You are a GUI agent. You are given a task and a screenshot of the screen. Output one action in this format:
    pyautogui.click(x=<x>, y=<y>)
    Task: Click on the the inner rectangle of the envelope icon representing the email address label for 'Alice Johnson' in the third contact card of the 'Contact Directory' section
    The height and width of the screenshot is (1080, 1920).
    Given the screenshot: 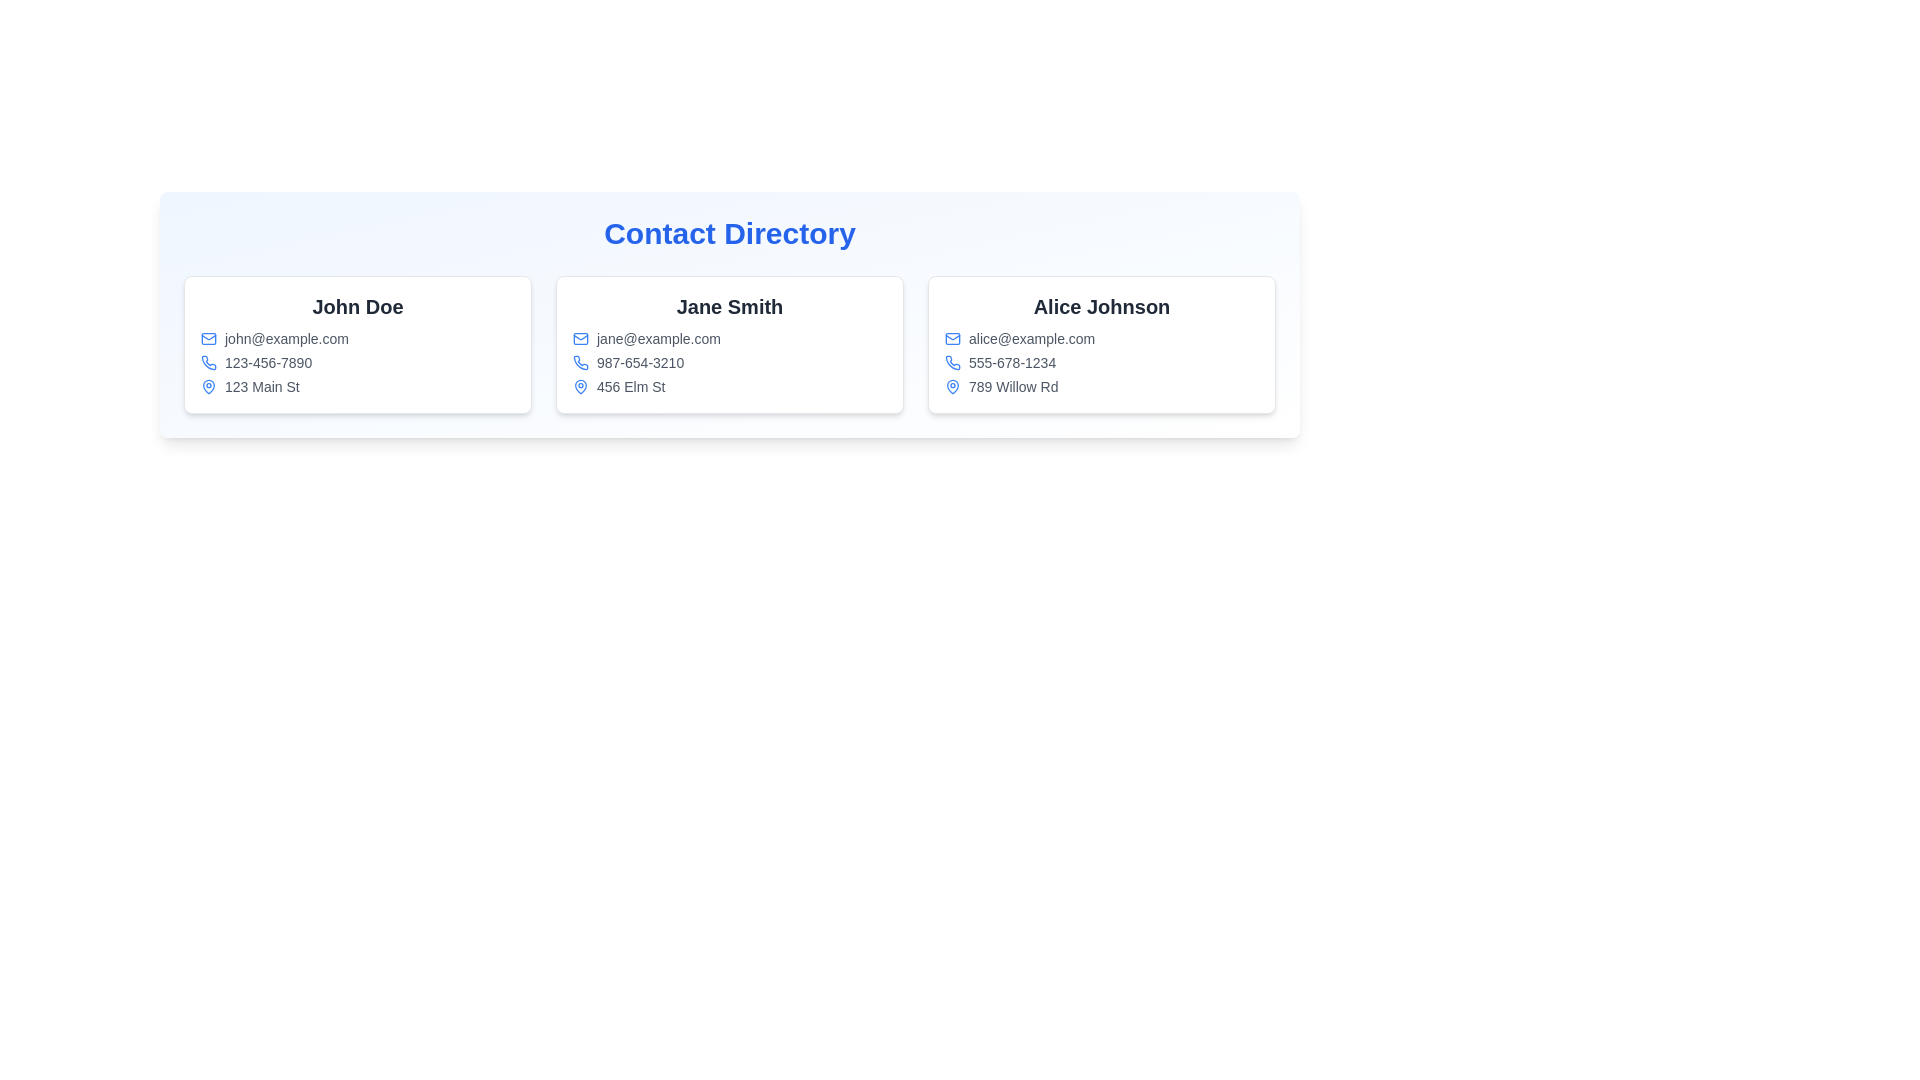 What is the action you would take?
    pyautogui.click(x=952, y=338)
    